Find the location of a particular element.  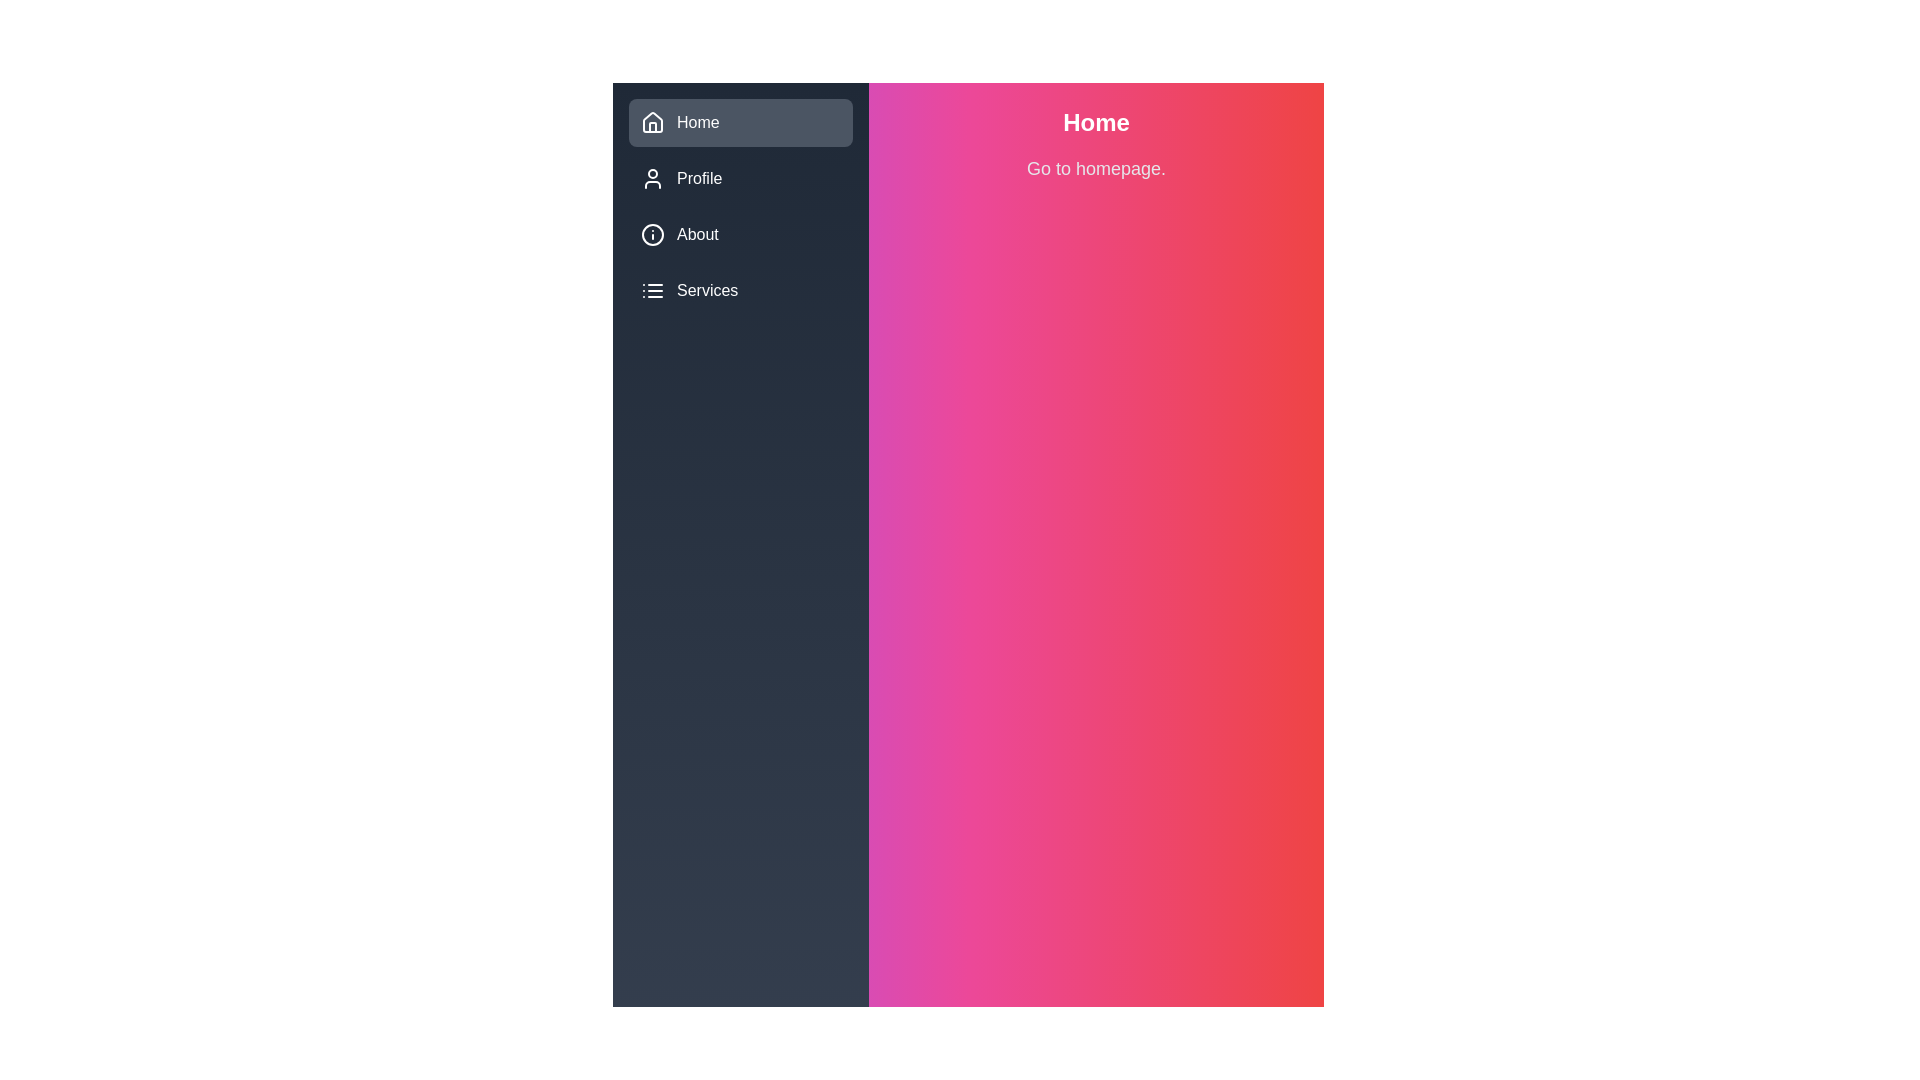

the menu item About to see its hover effect is located at coordinates (739, 234).